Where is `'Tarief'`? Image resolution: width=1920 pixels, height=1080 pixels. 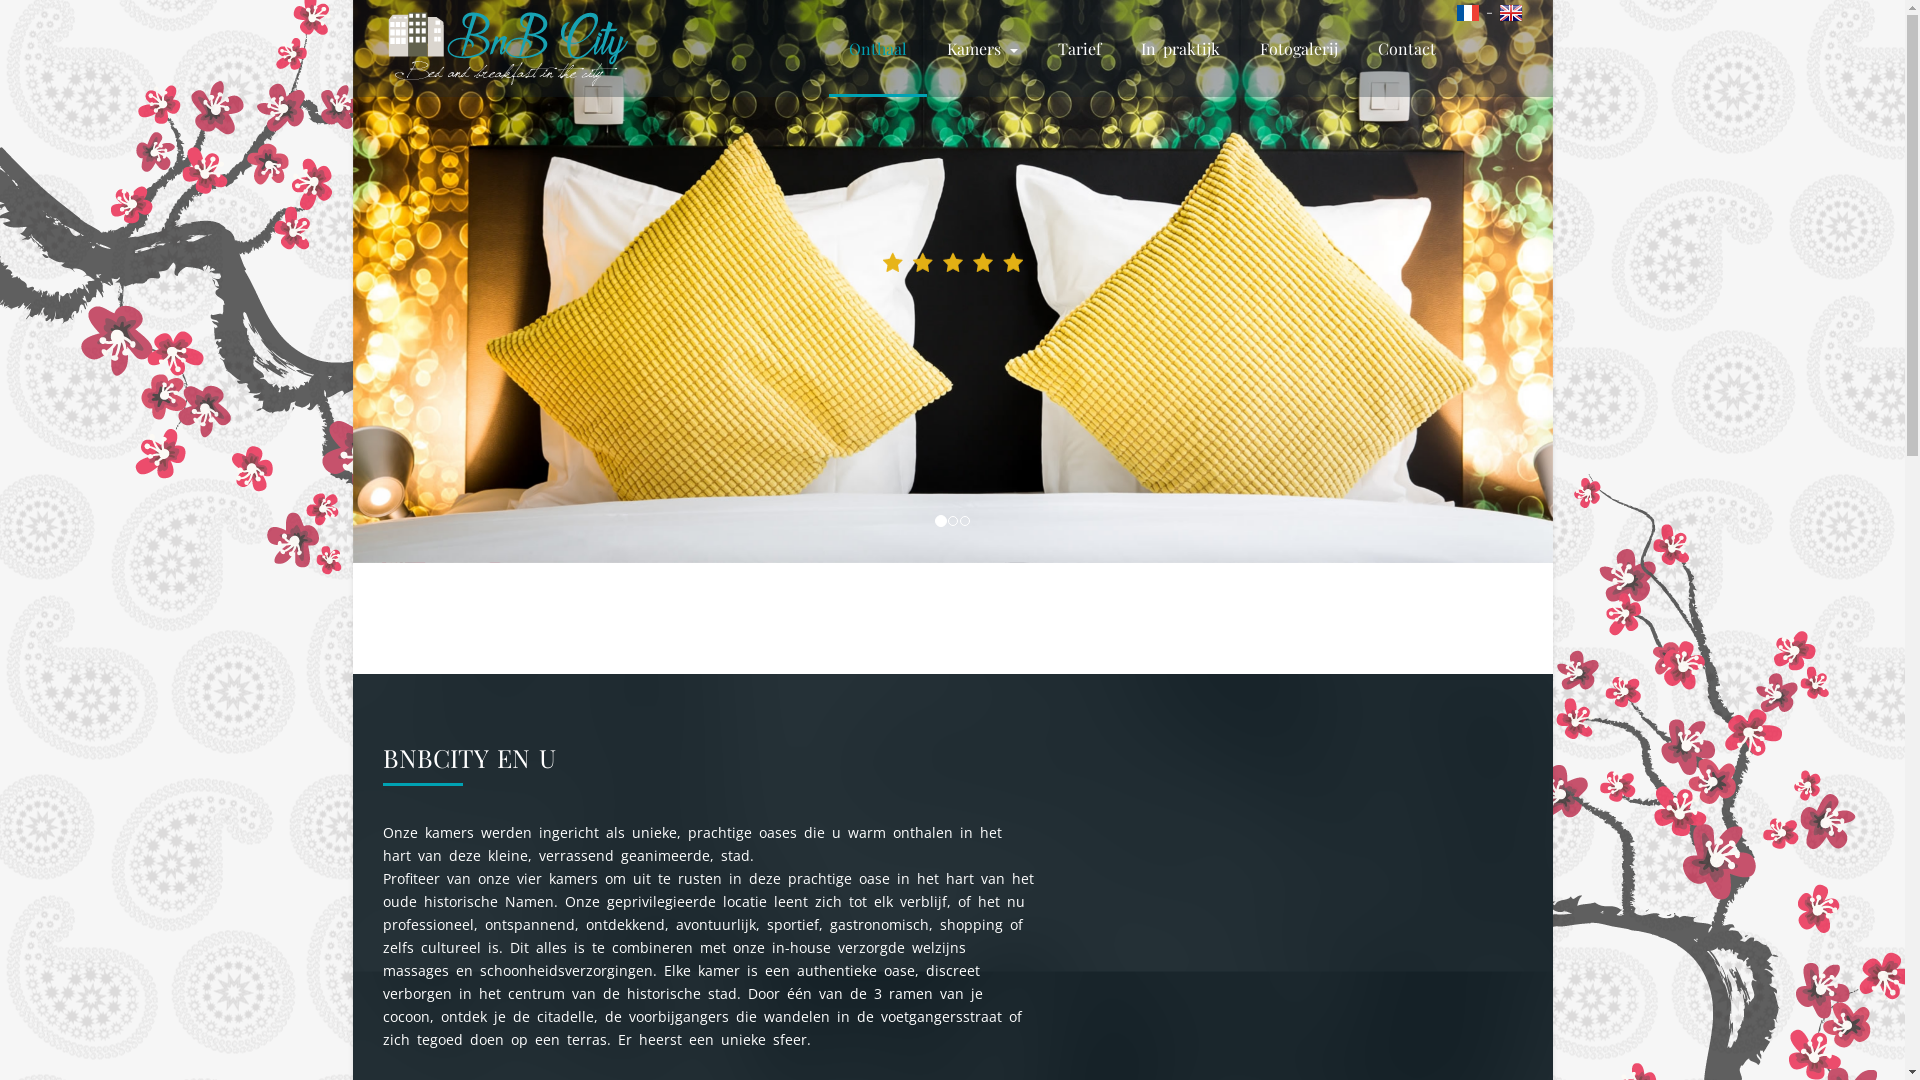
'Tarief' is located at coordinates (1078, 47).